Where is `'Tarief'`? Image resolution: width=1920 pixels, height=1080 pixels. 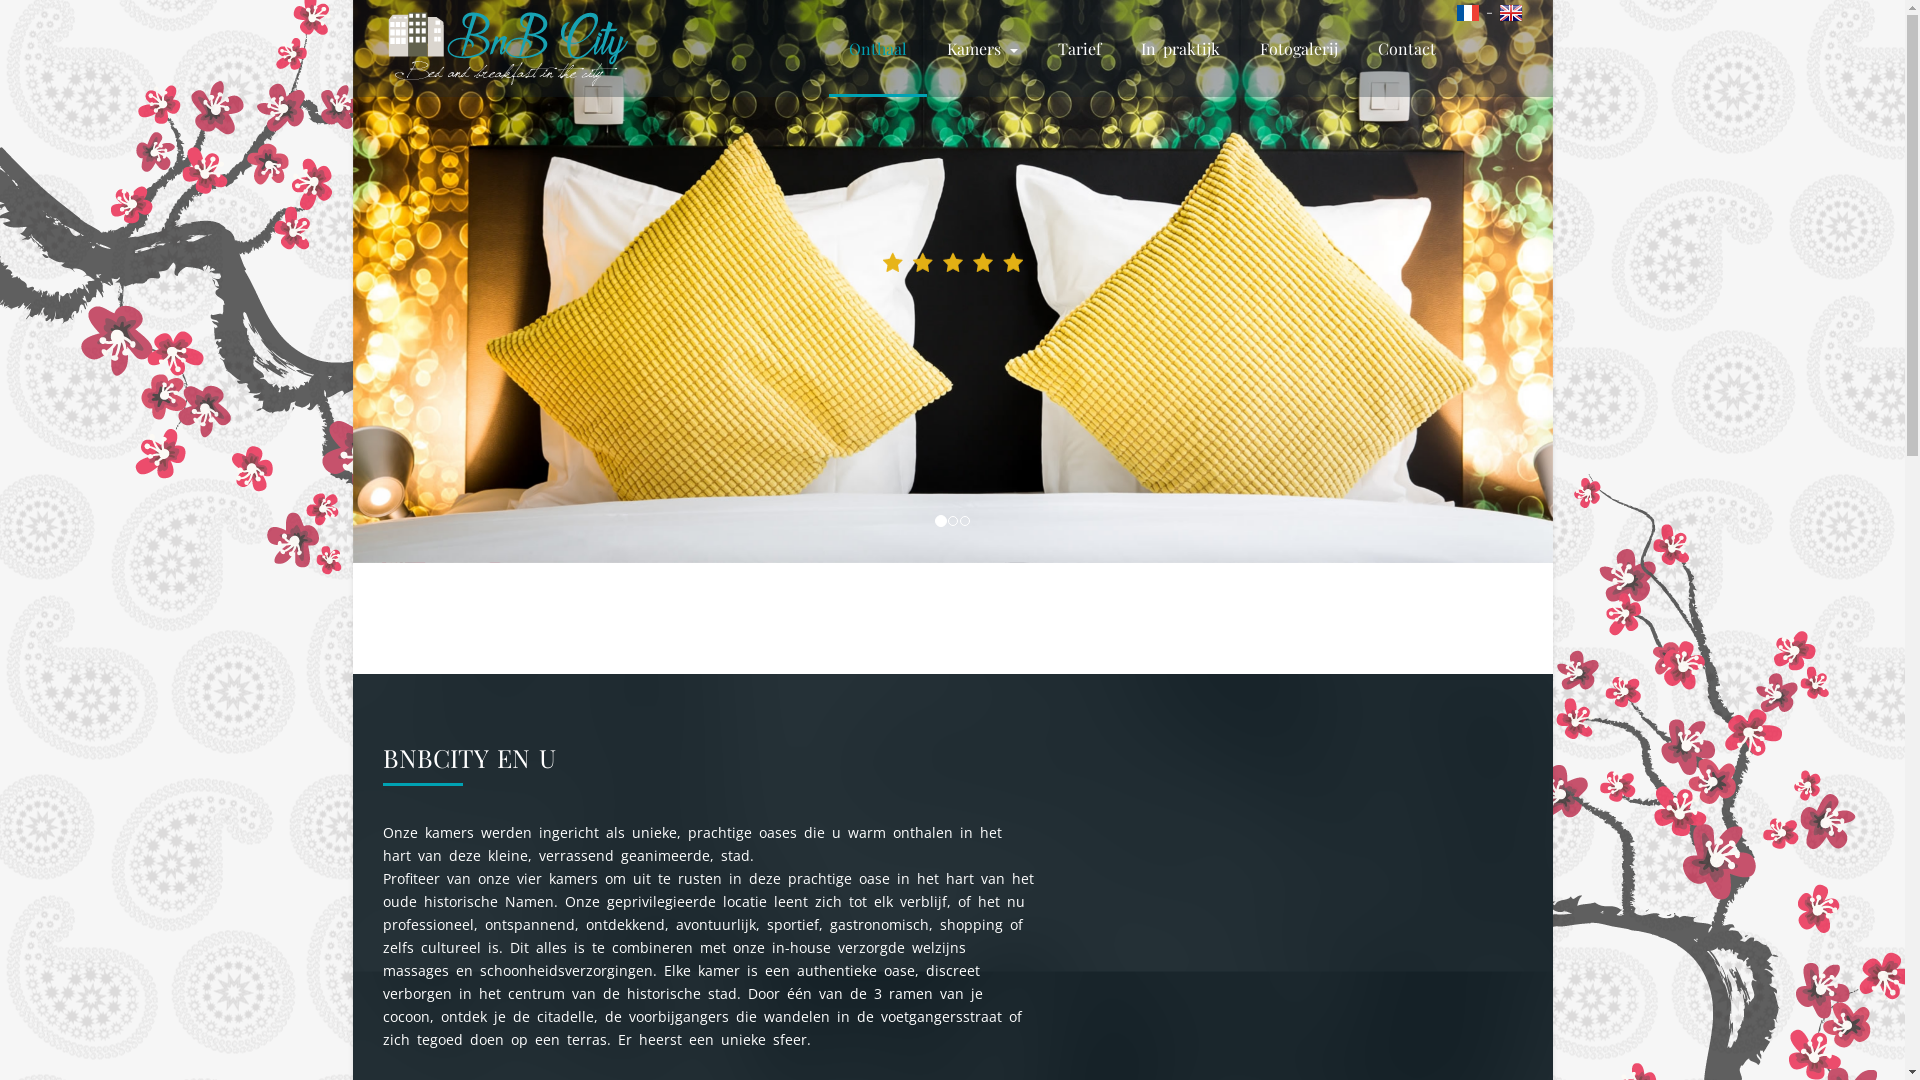
'Tarief' is located at coordinates (1078, 47).